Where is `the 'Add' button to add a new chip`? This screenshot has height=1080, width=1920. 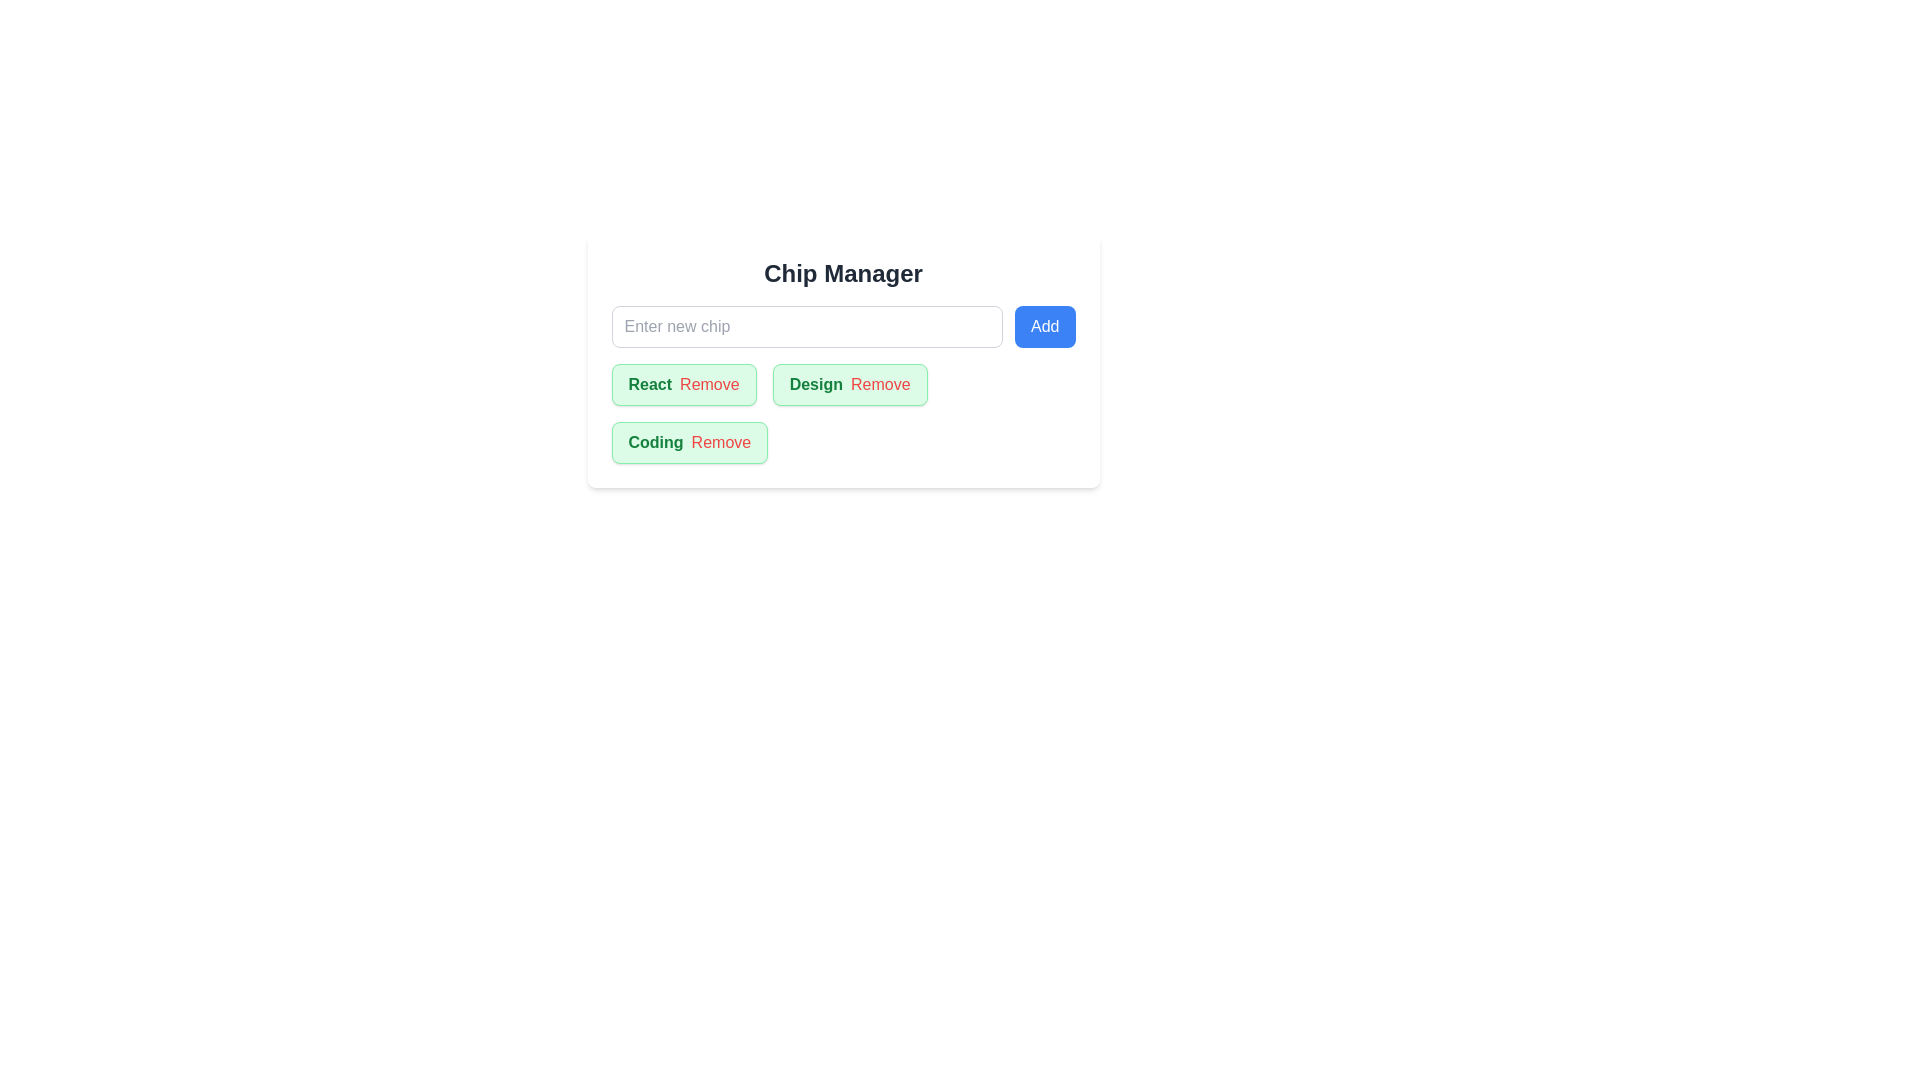 the 'Add' button to add a new chip is located at coordinates (1044, 326).